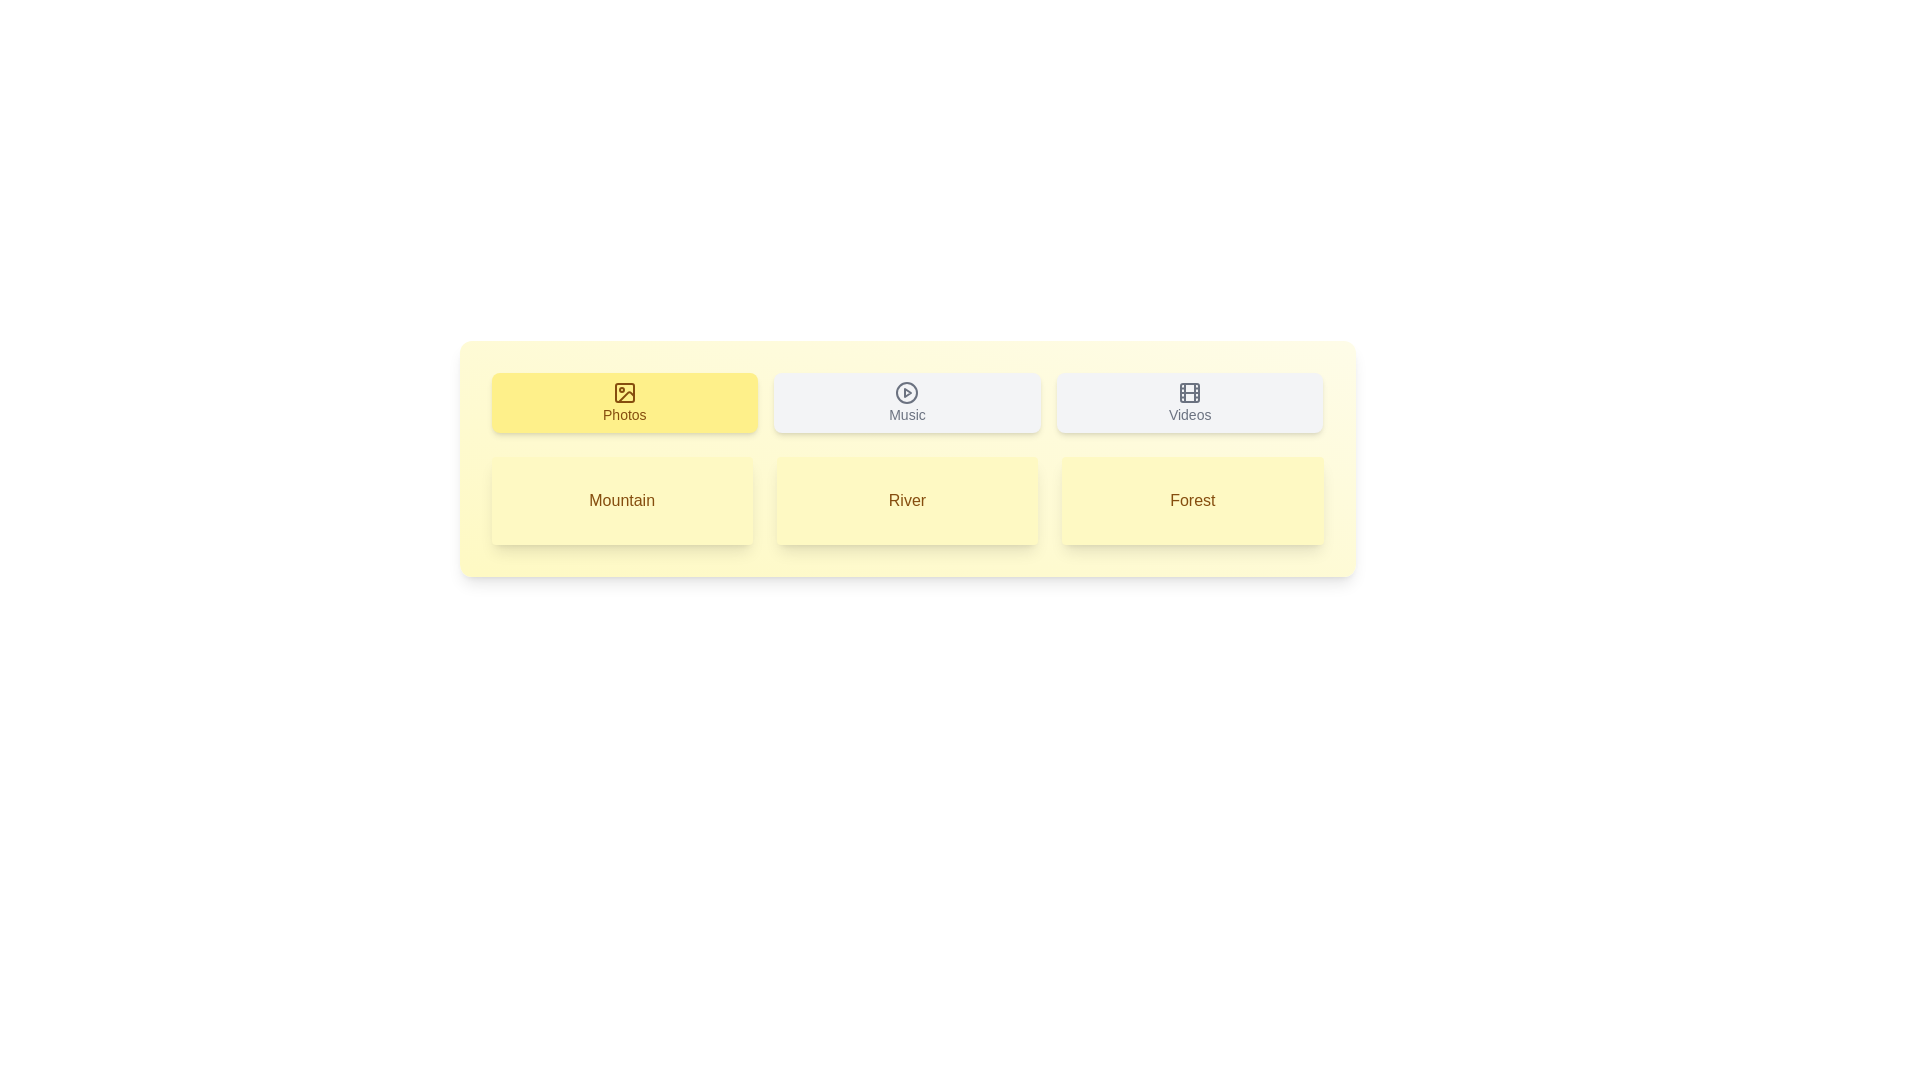 The height and width of the screenshot is (1080, 1920). What do you see at coordinates (621, 500) in the screenshot?
I see `the item Mountain in the displayed list` at bounding box center [621, 500].